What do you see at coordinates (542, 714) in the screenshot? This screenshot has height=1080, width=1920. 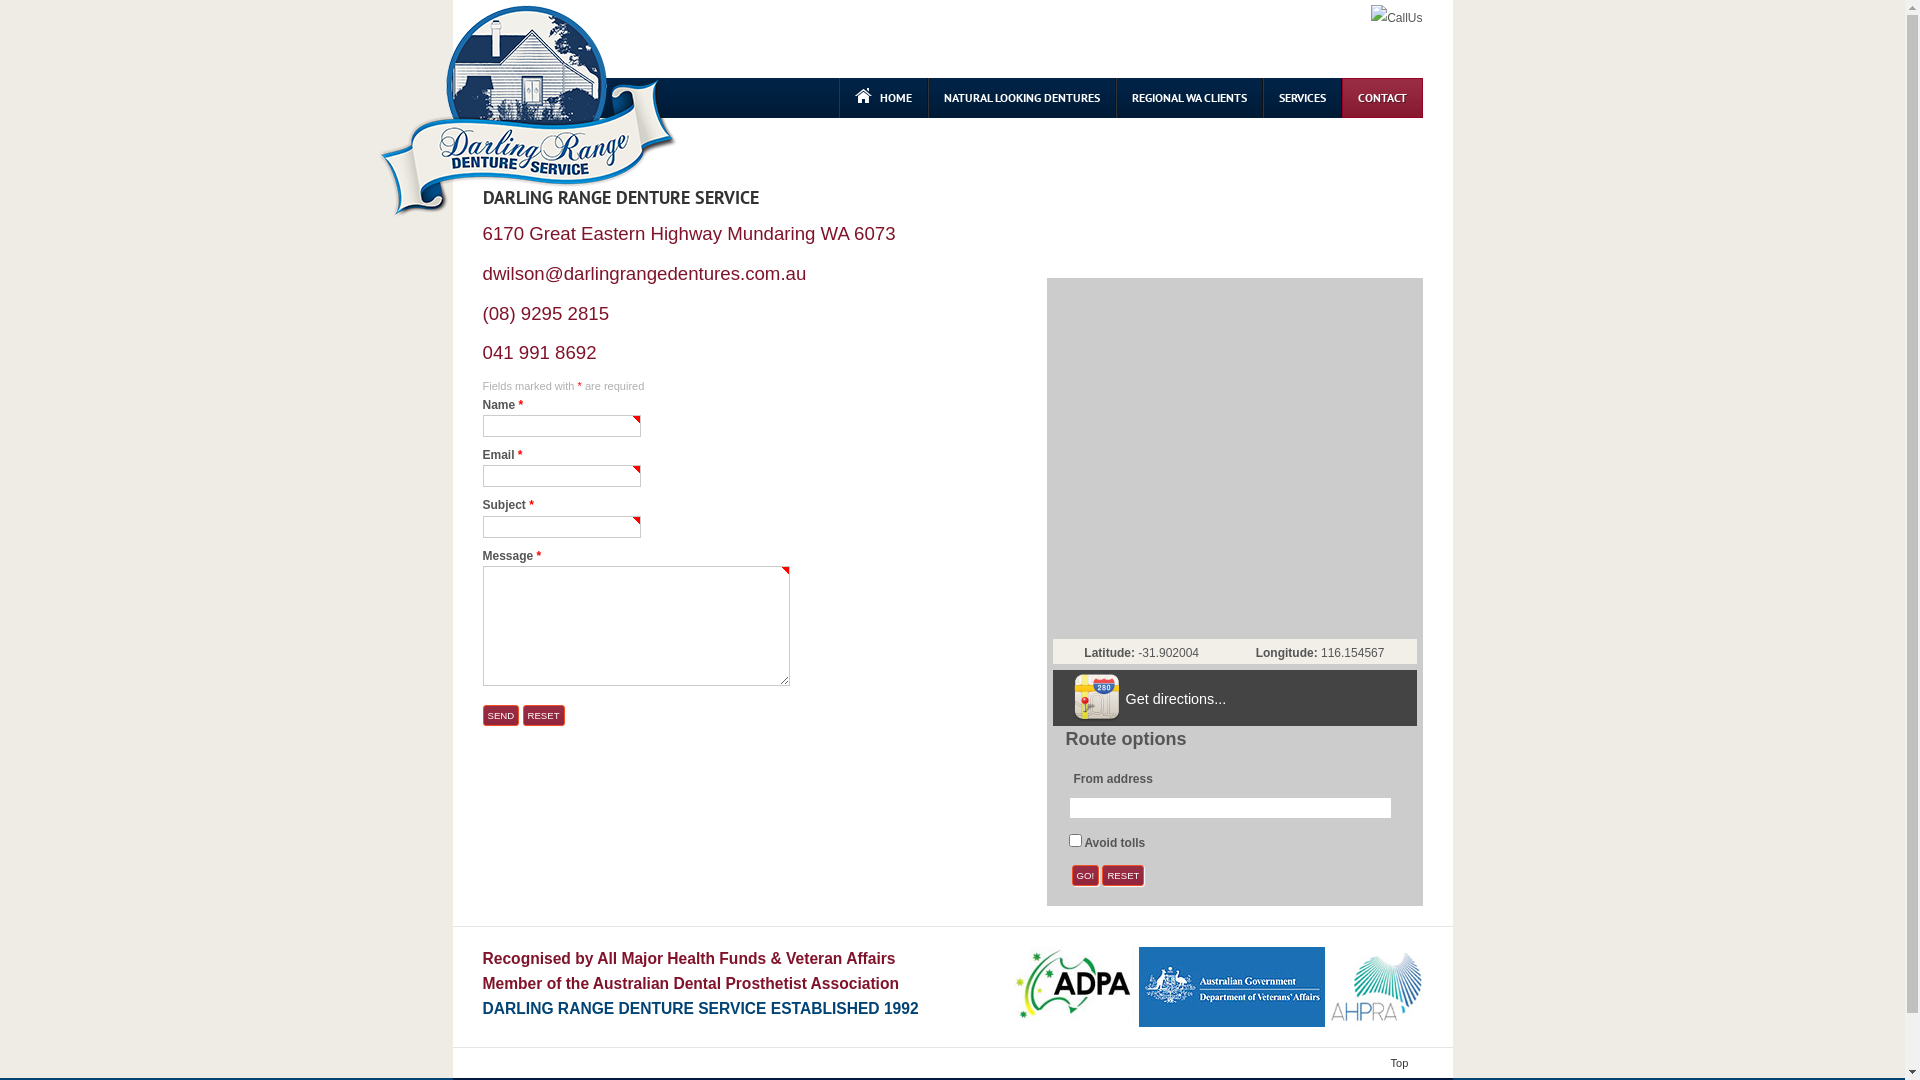 I see `'RESET'` at bounding box center [542, 714].